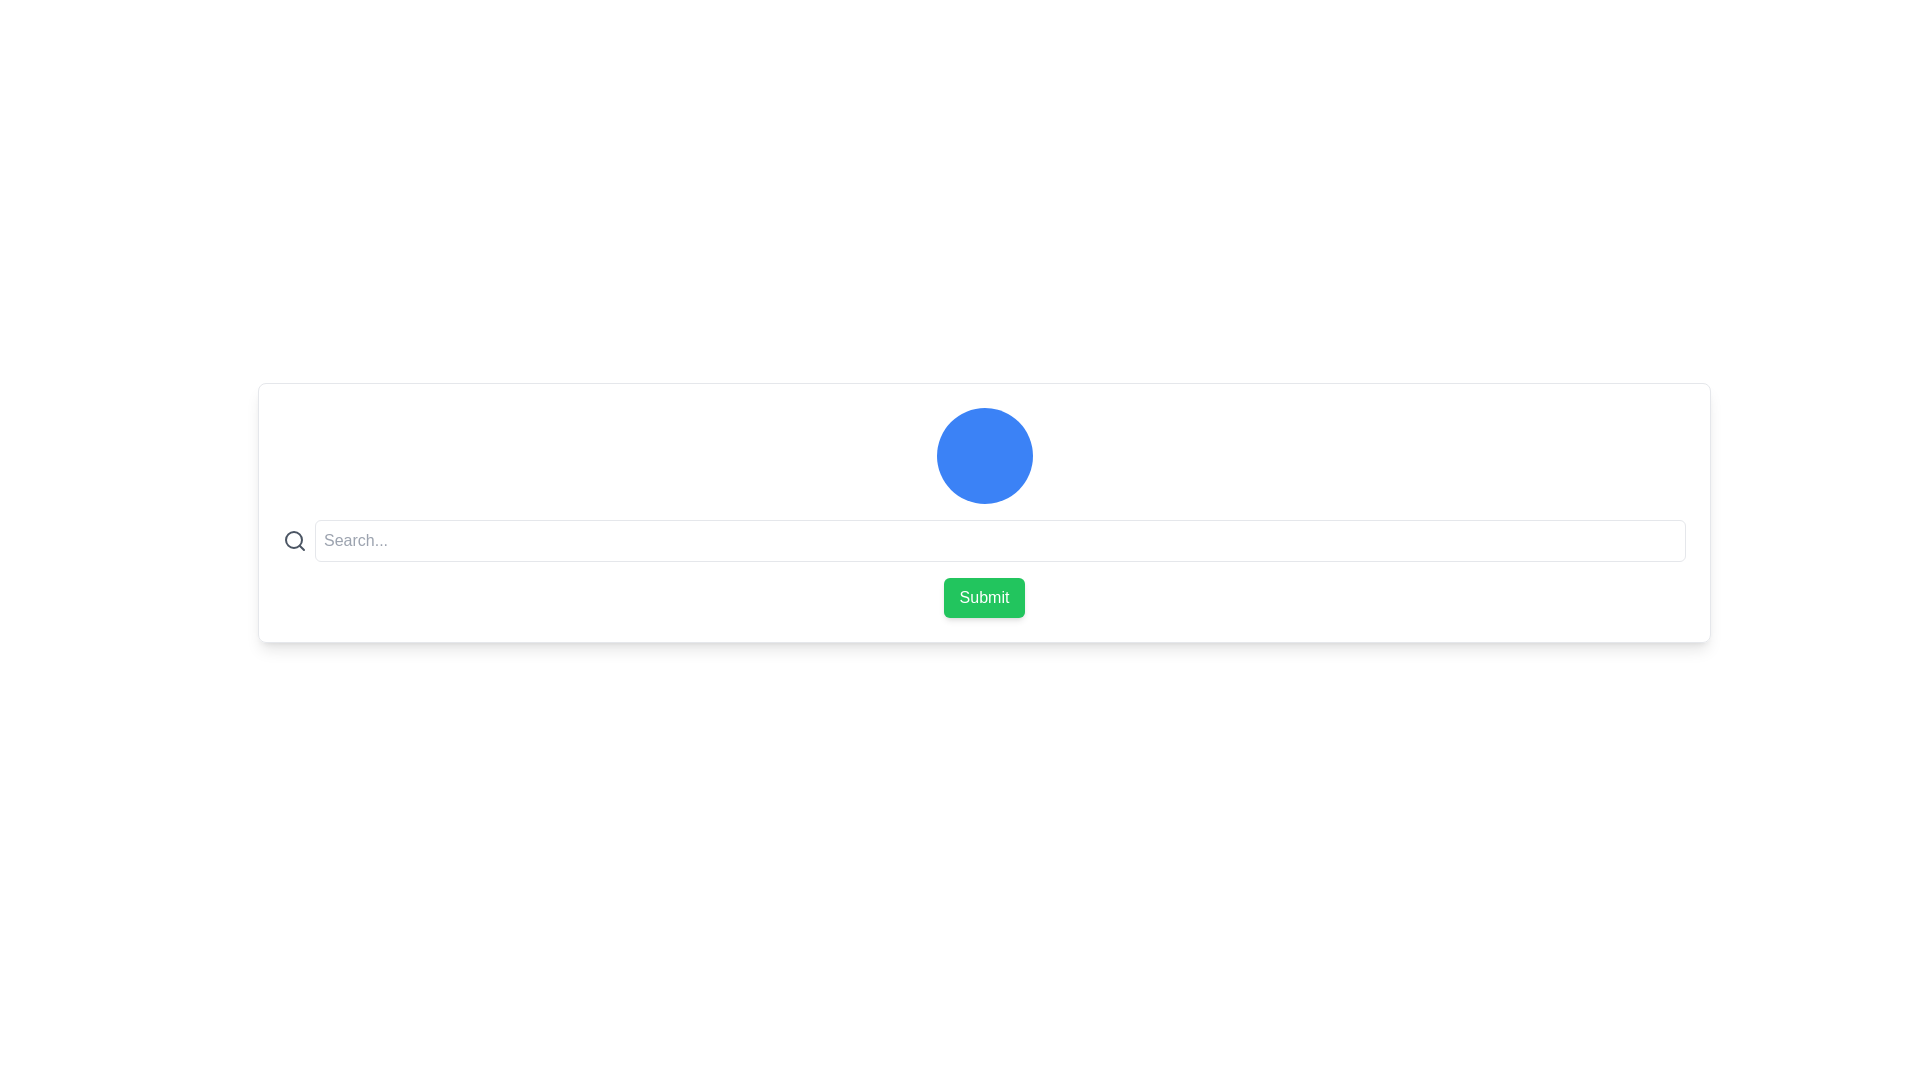 The image size is (1920, 1080). What do you see at coordinates (292, 540) in the screenshot?
I see `the circular SVG element that represents the lens of the magnifying glass in the search icon, positioned at the center of the magnifying glass depiction` at bounding box center [292, 540].